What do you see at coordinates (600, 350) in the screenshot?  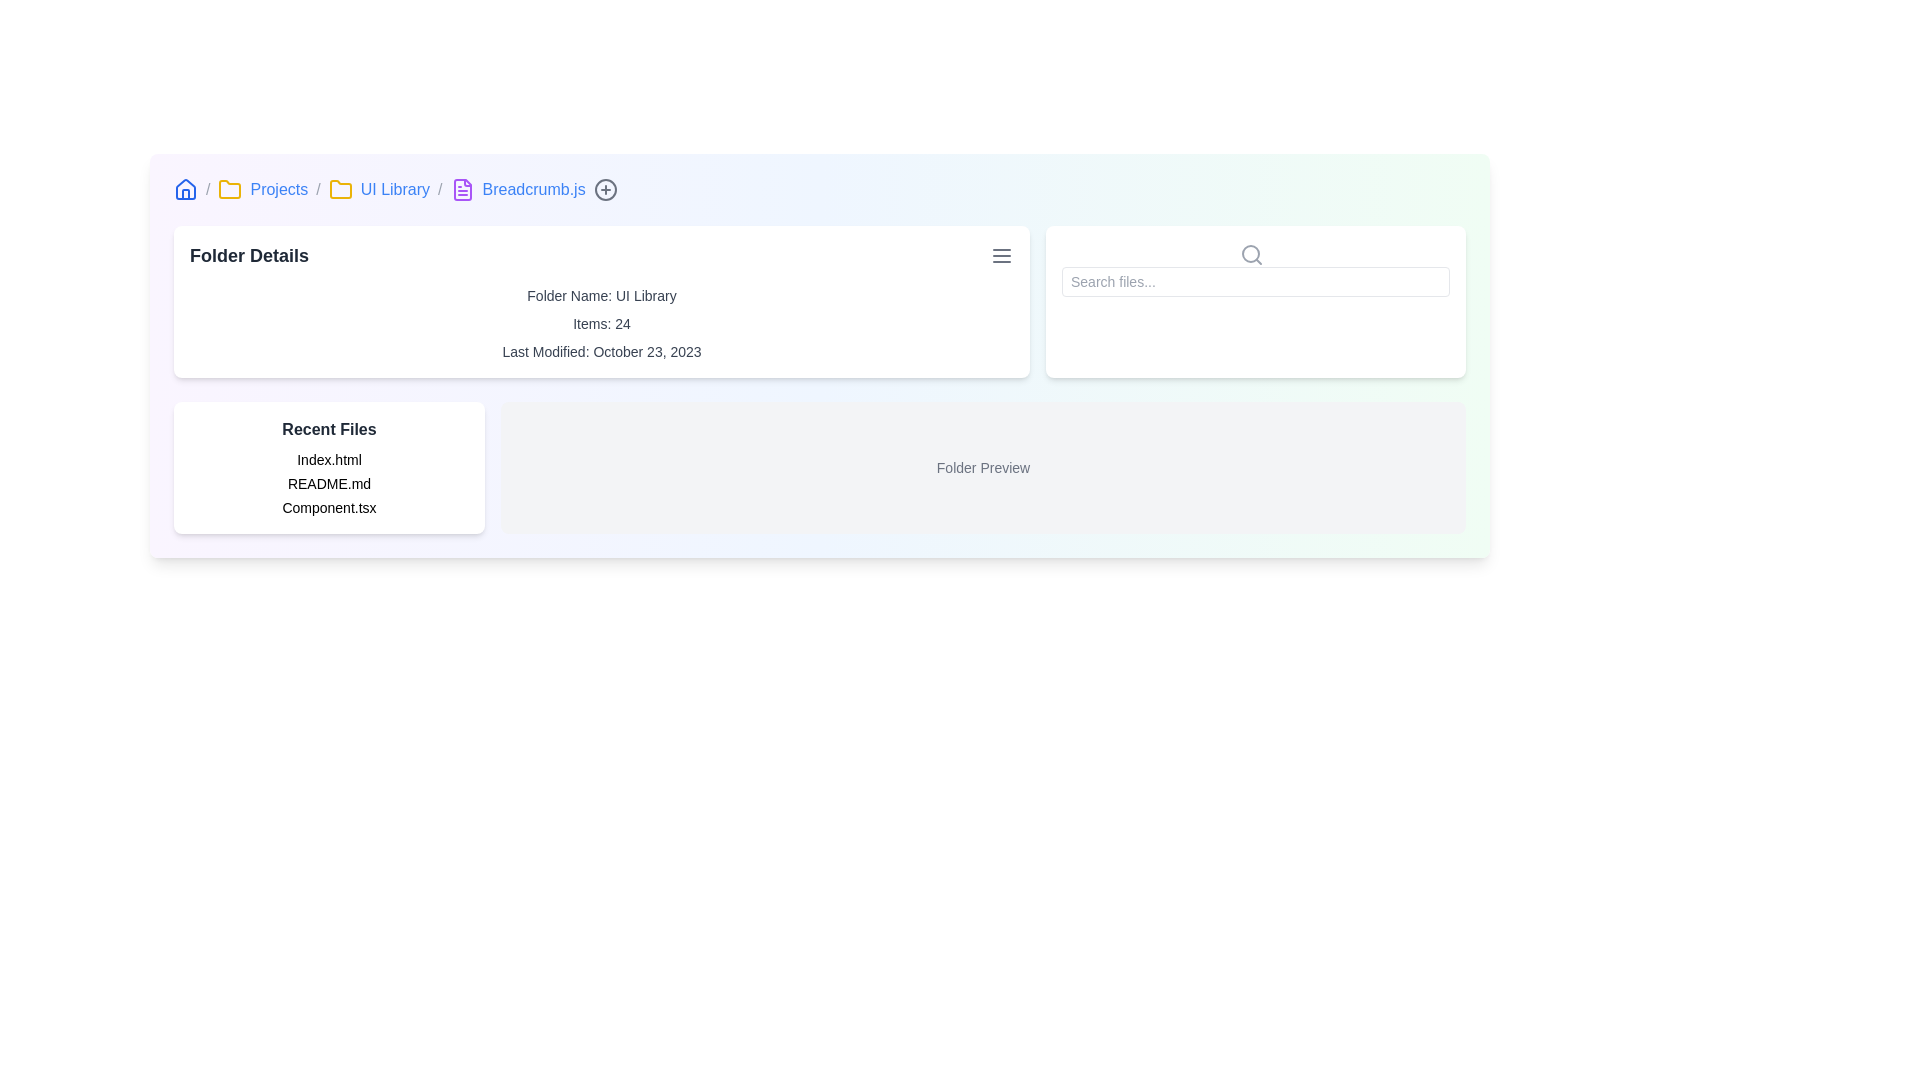 I see `date information displayed in the text label 'Last Modified: October 23, 2023', which is styled in grey and located beneath the text 'Items: 24' within the 'Folder Details' section` at bounding box center [600, 350].